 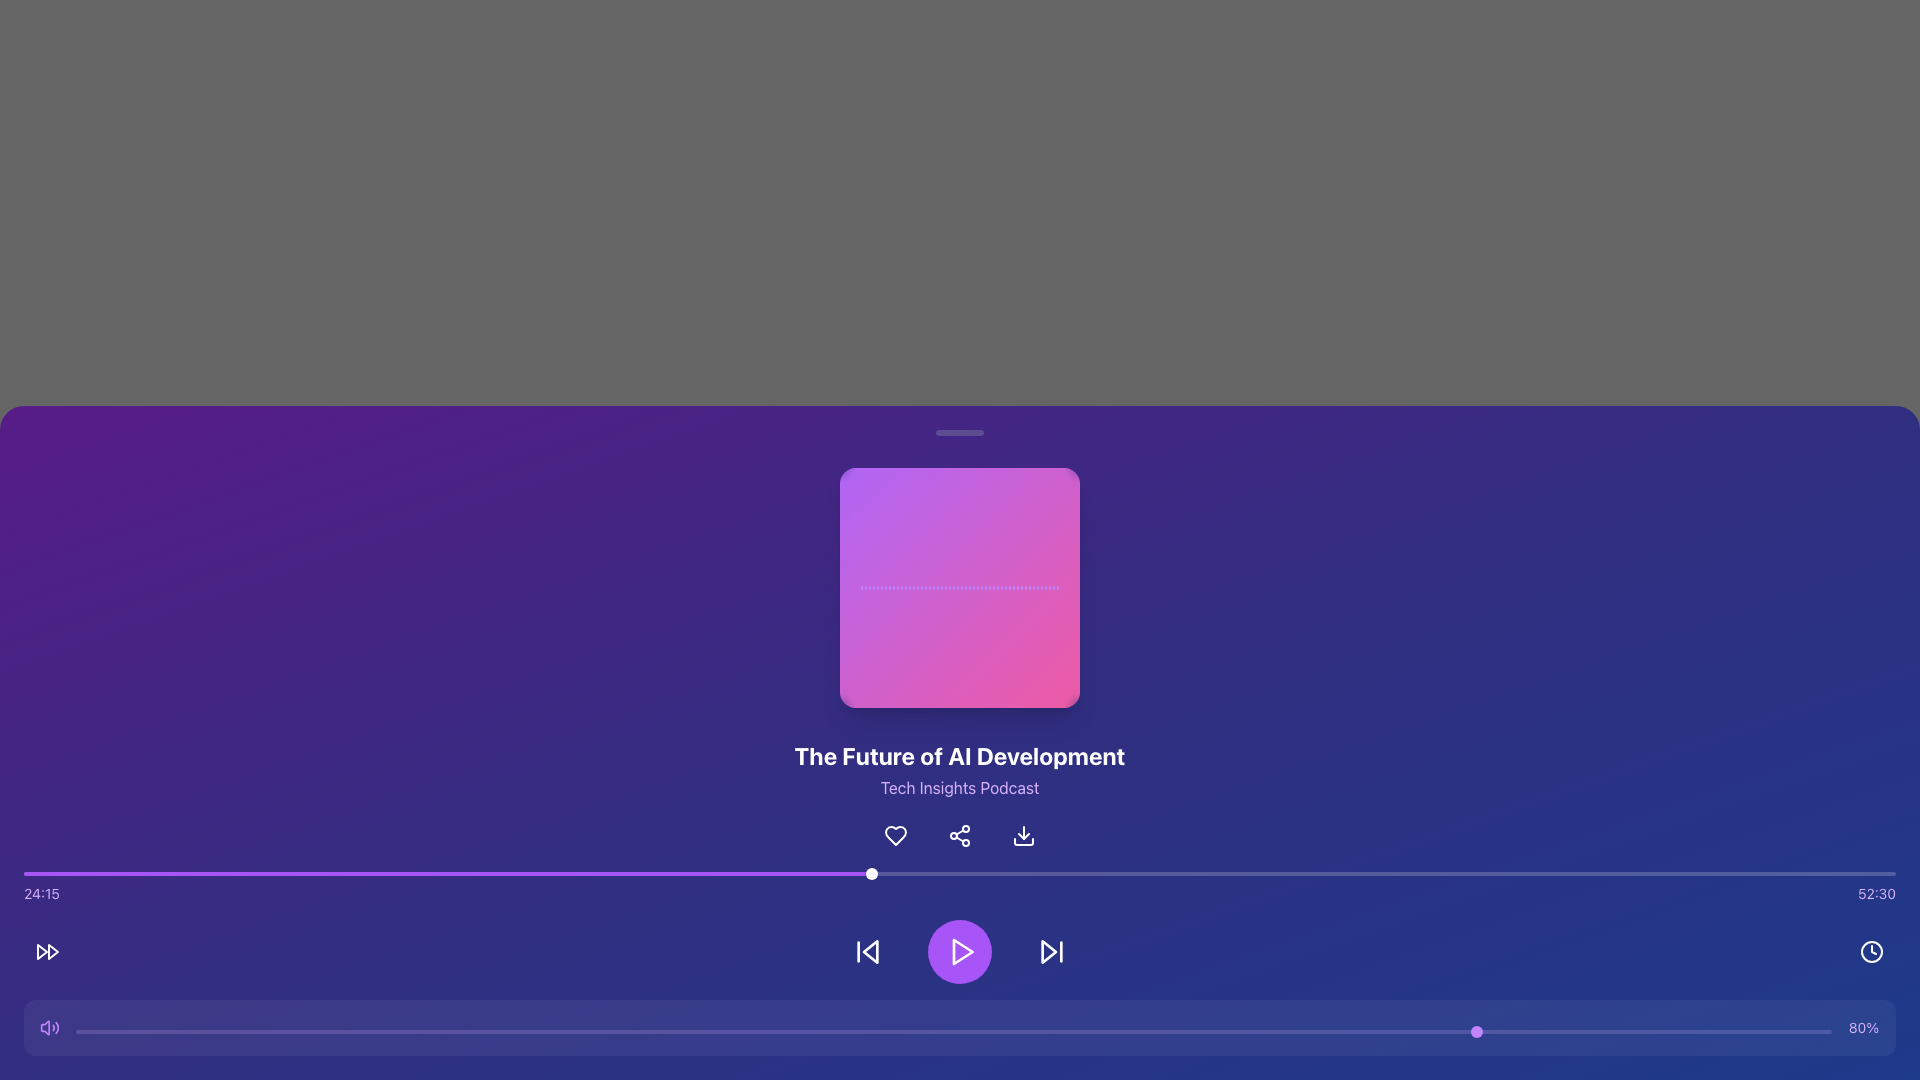 What do you see at coordinates (550, 1032) in the screenshot?
I see `the slider value` at bounding box center [550, 1032].